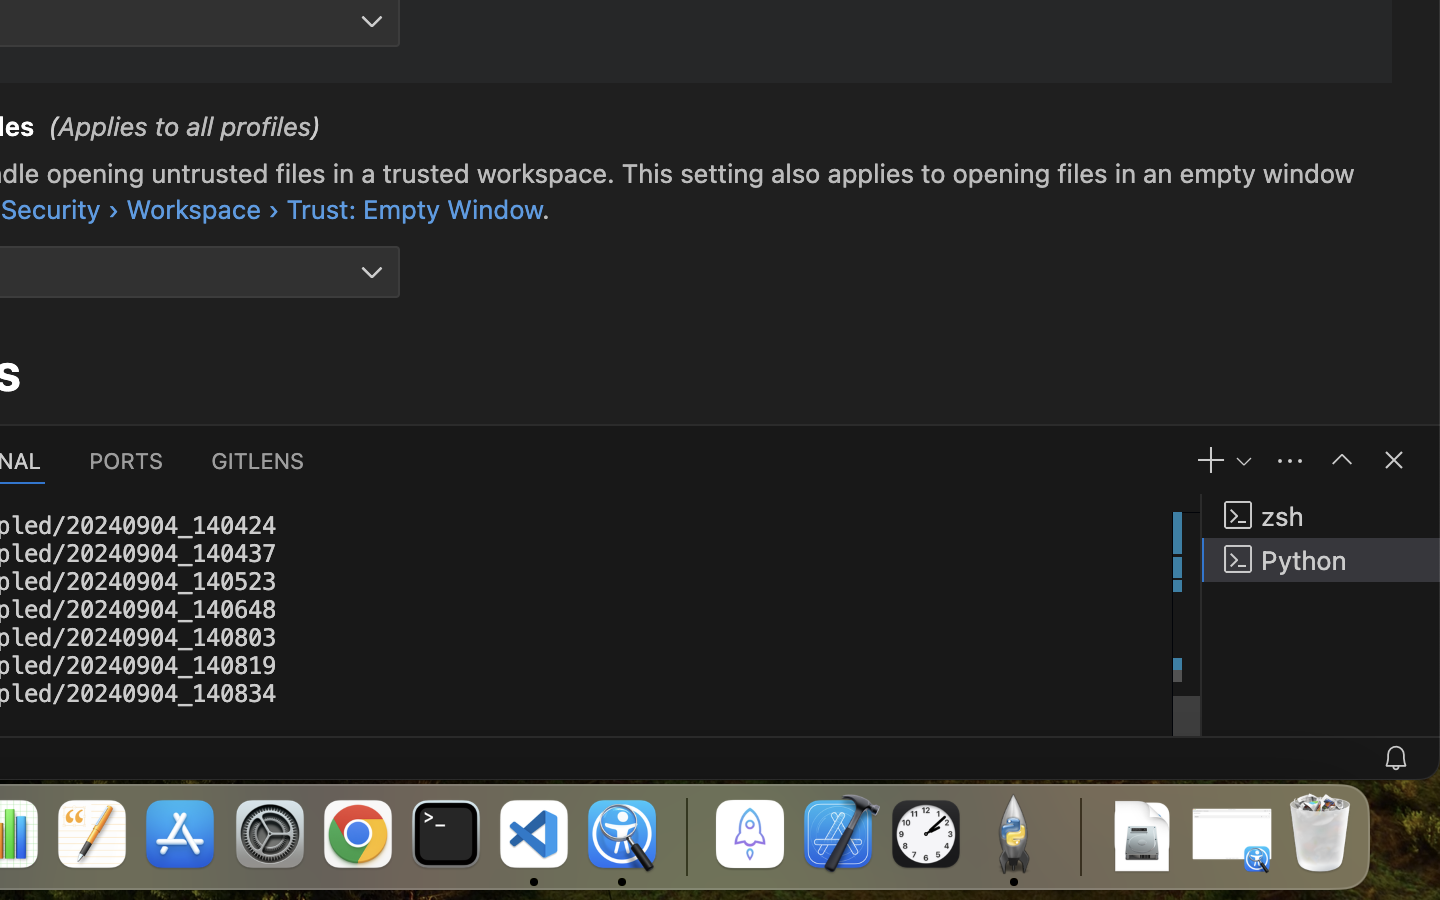 Image resolution: width=1440 pixels, height=900 pixels. I want to click on '', so click(1394, 458).